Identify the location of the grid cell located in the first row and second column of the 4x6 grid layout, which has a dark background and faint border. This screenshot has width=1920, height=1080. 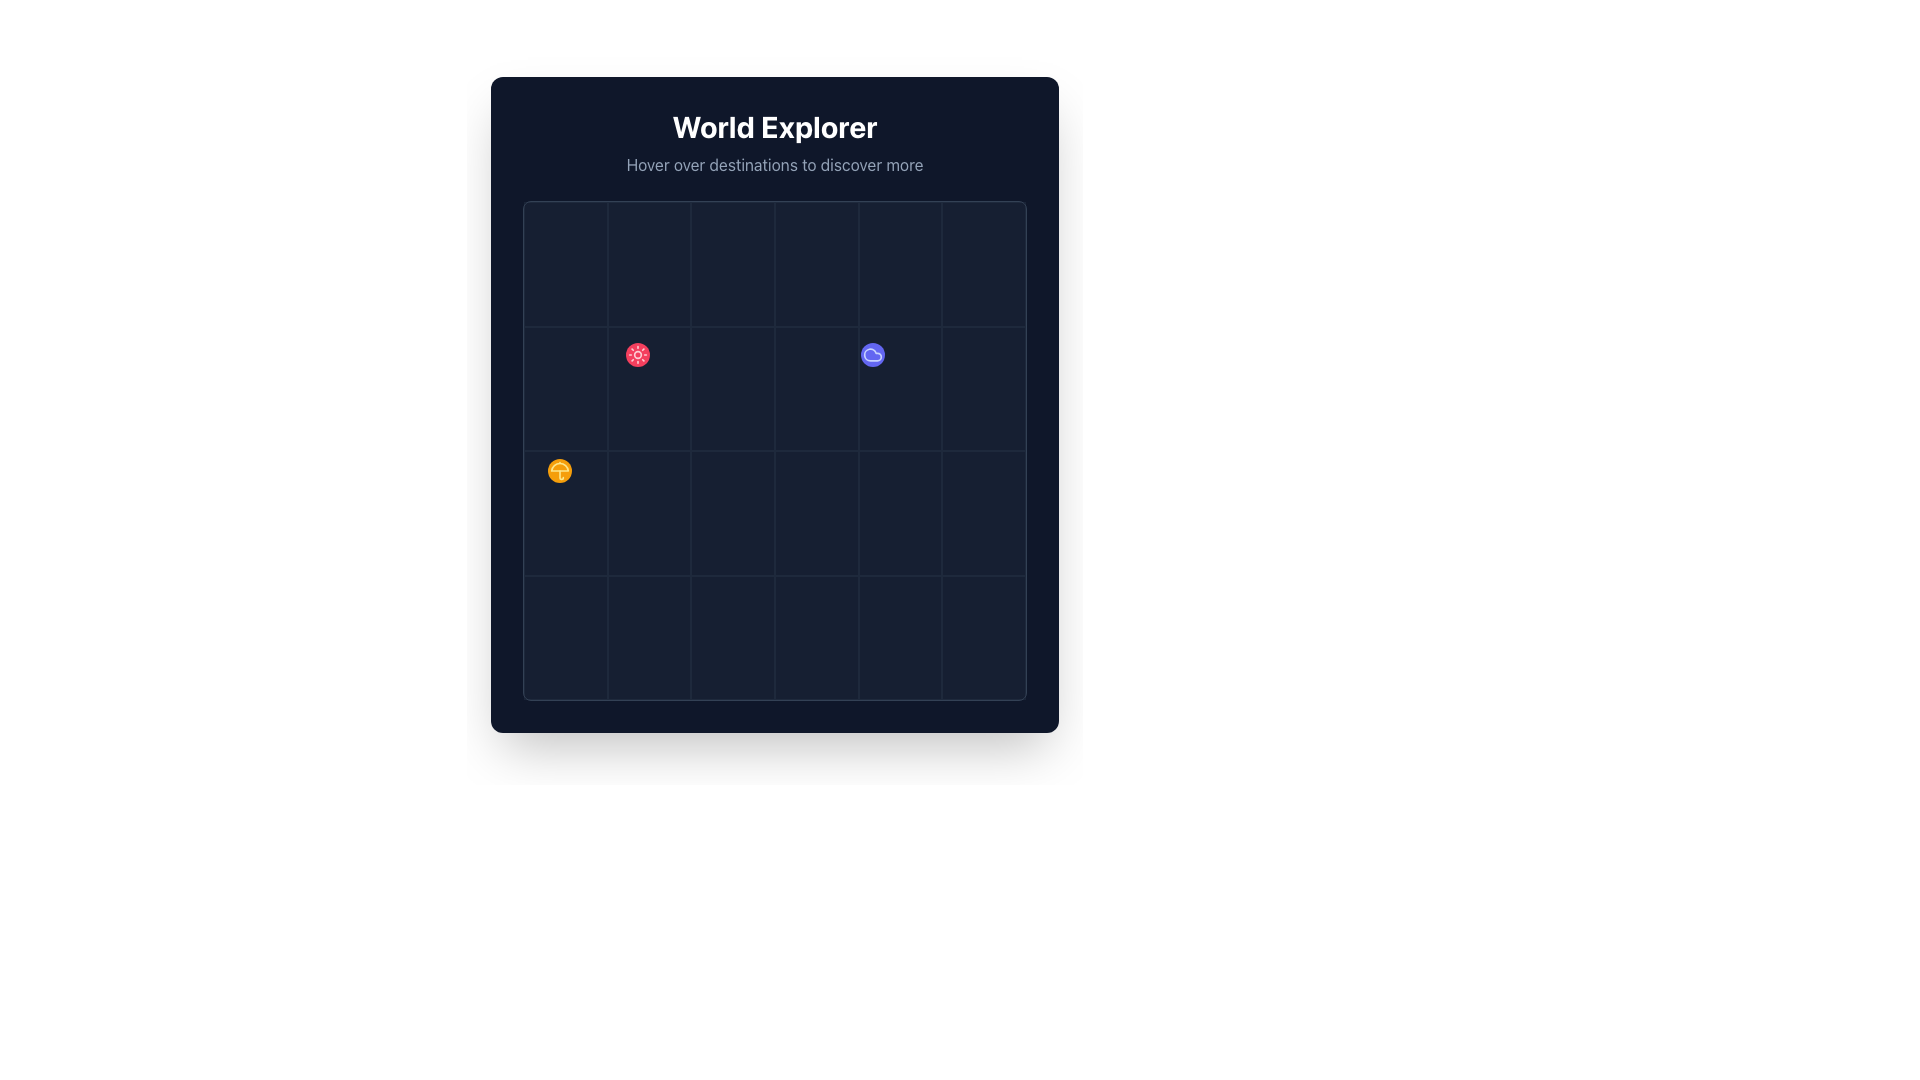
(649, 263).